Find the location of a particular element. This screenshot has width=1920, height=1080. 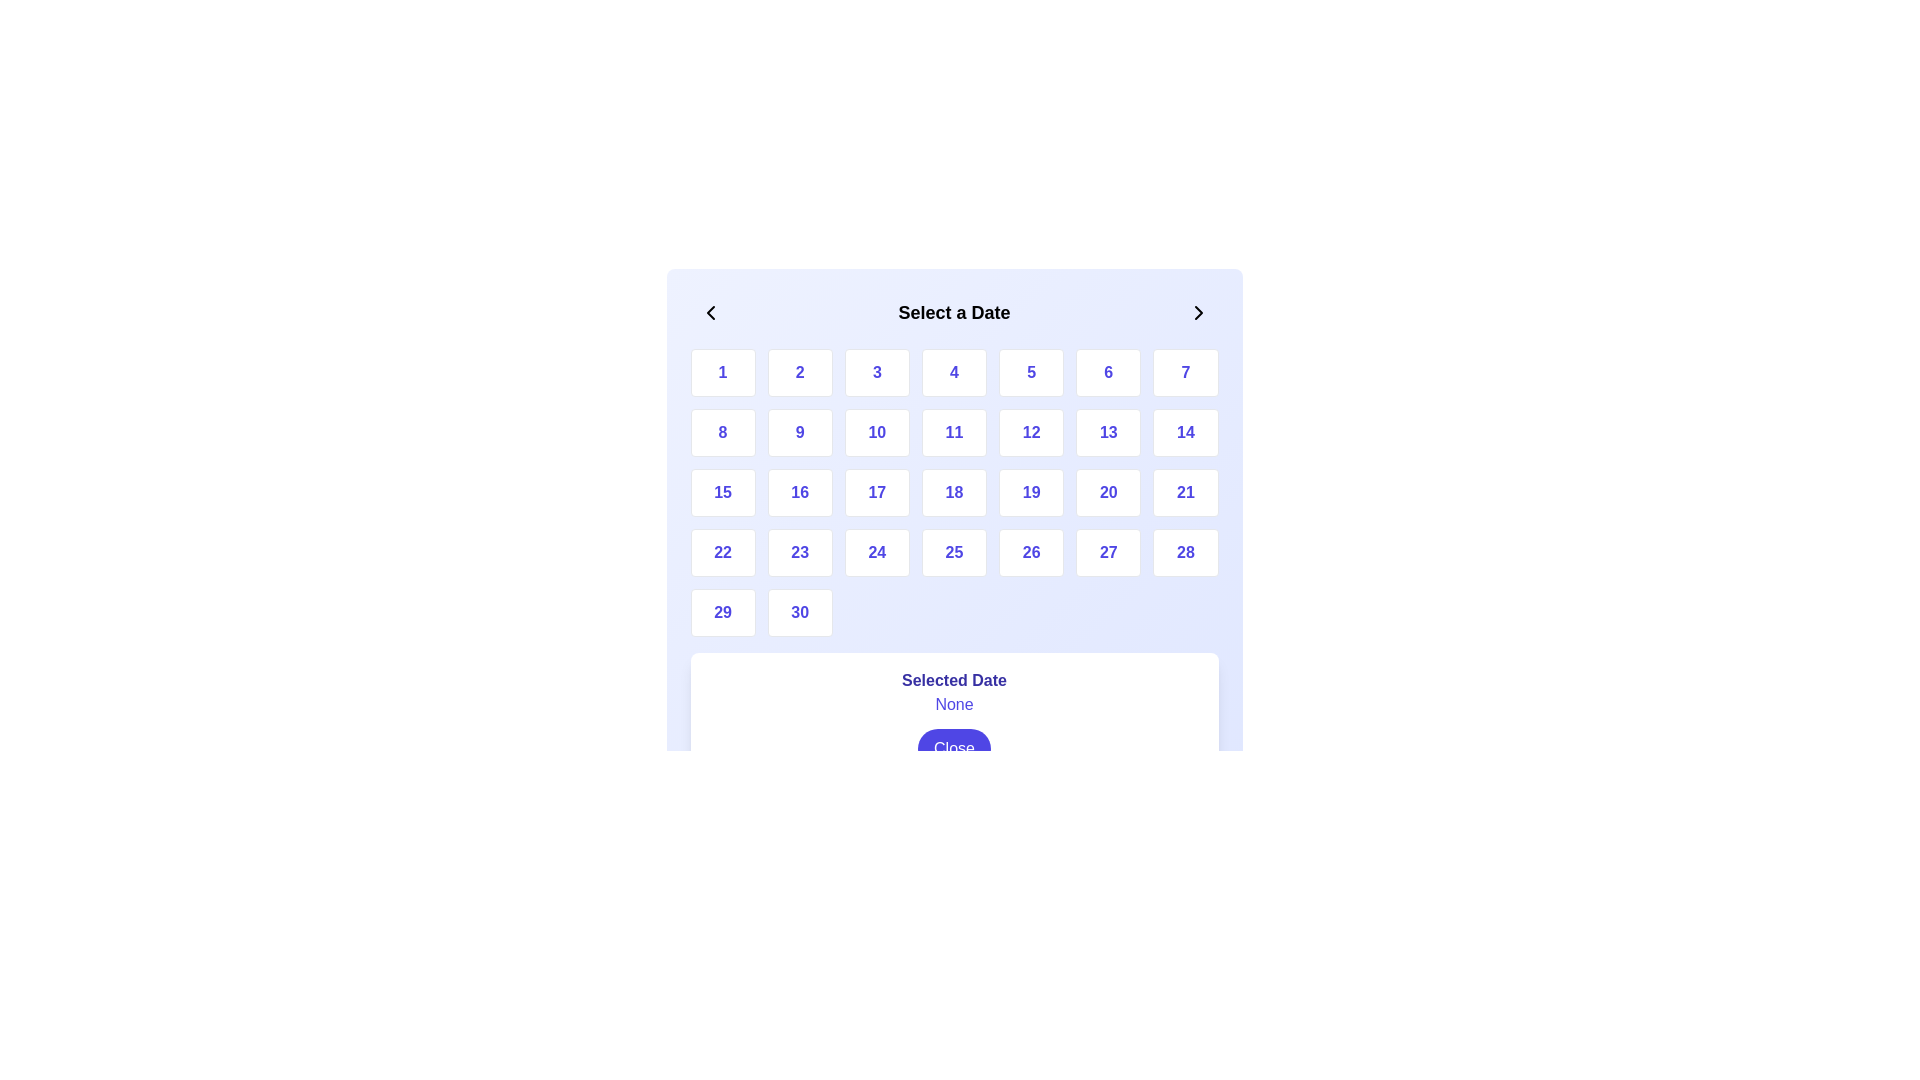

the button labeled '24' with a white background and indigo text, located in the fifth row and third column of a 7-column grid layout is located at coordinates (877, 552).